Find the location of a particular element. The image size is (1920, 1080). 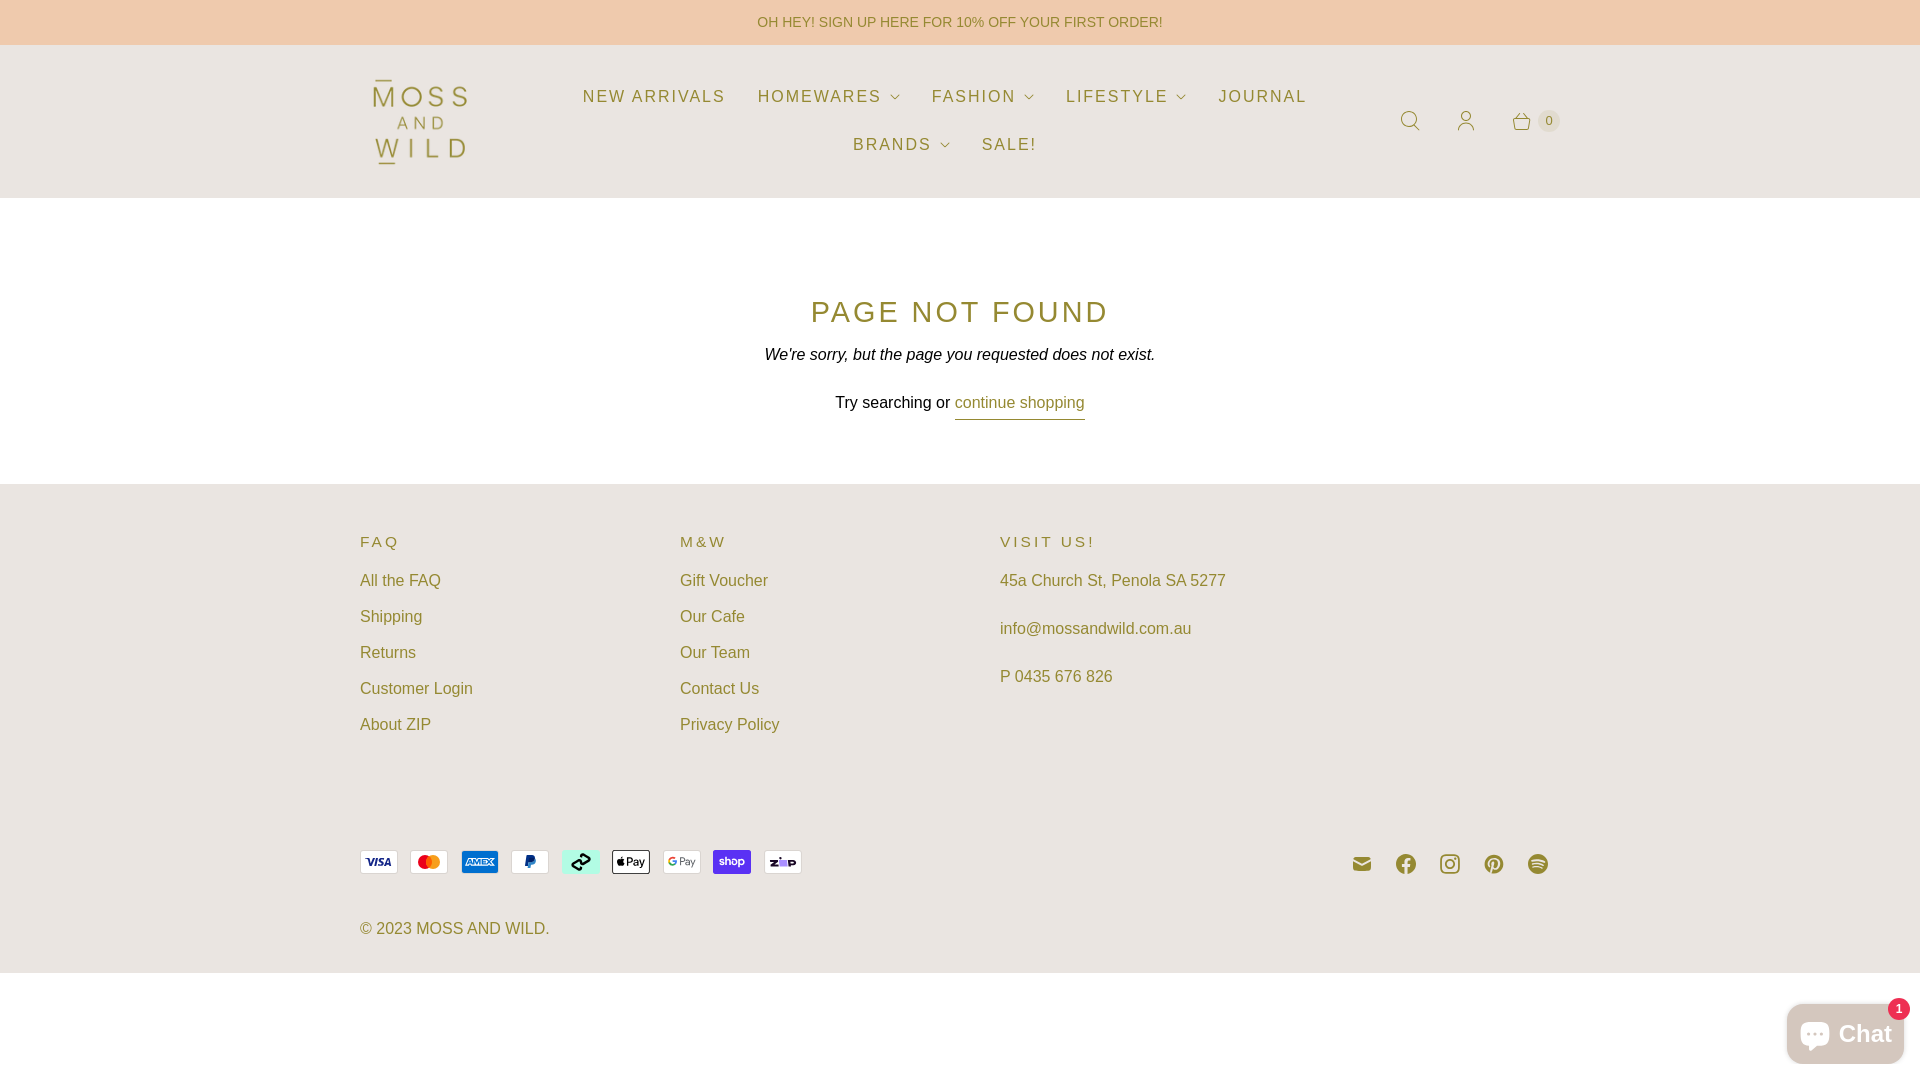

'Shipping' is located at coordinates (390, 615).